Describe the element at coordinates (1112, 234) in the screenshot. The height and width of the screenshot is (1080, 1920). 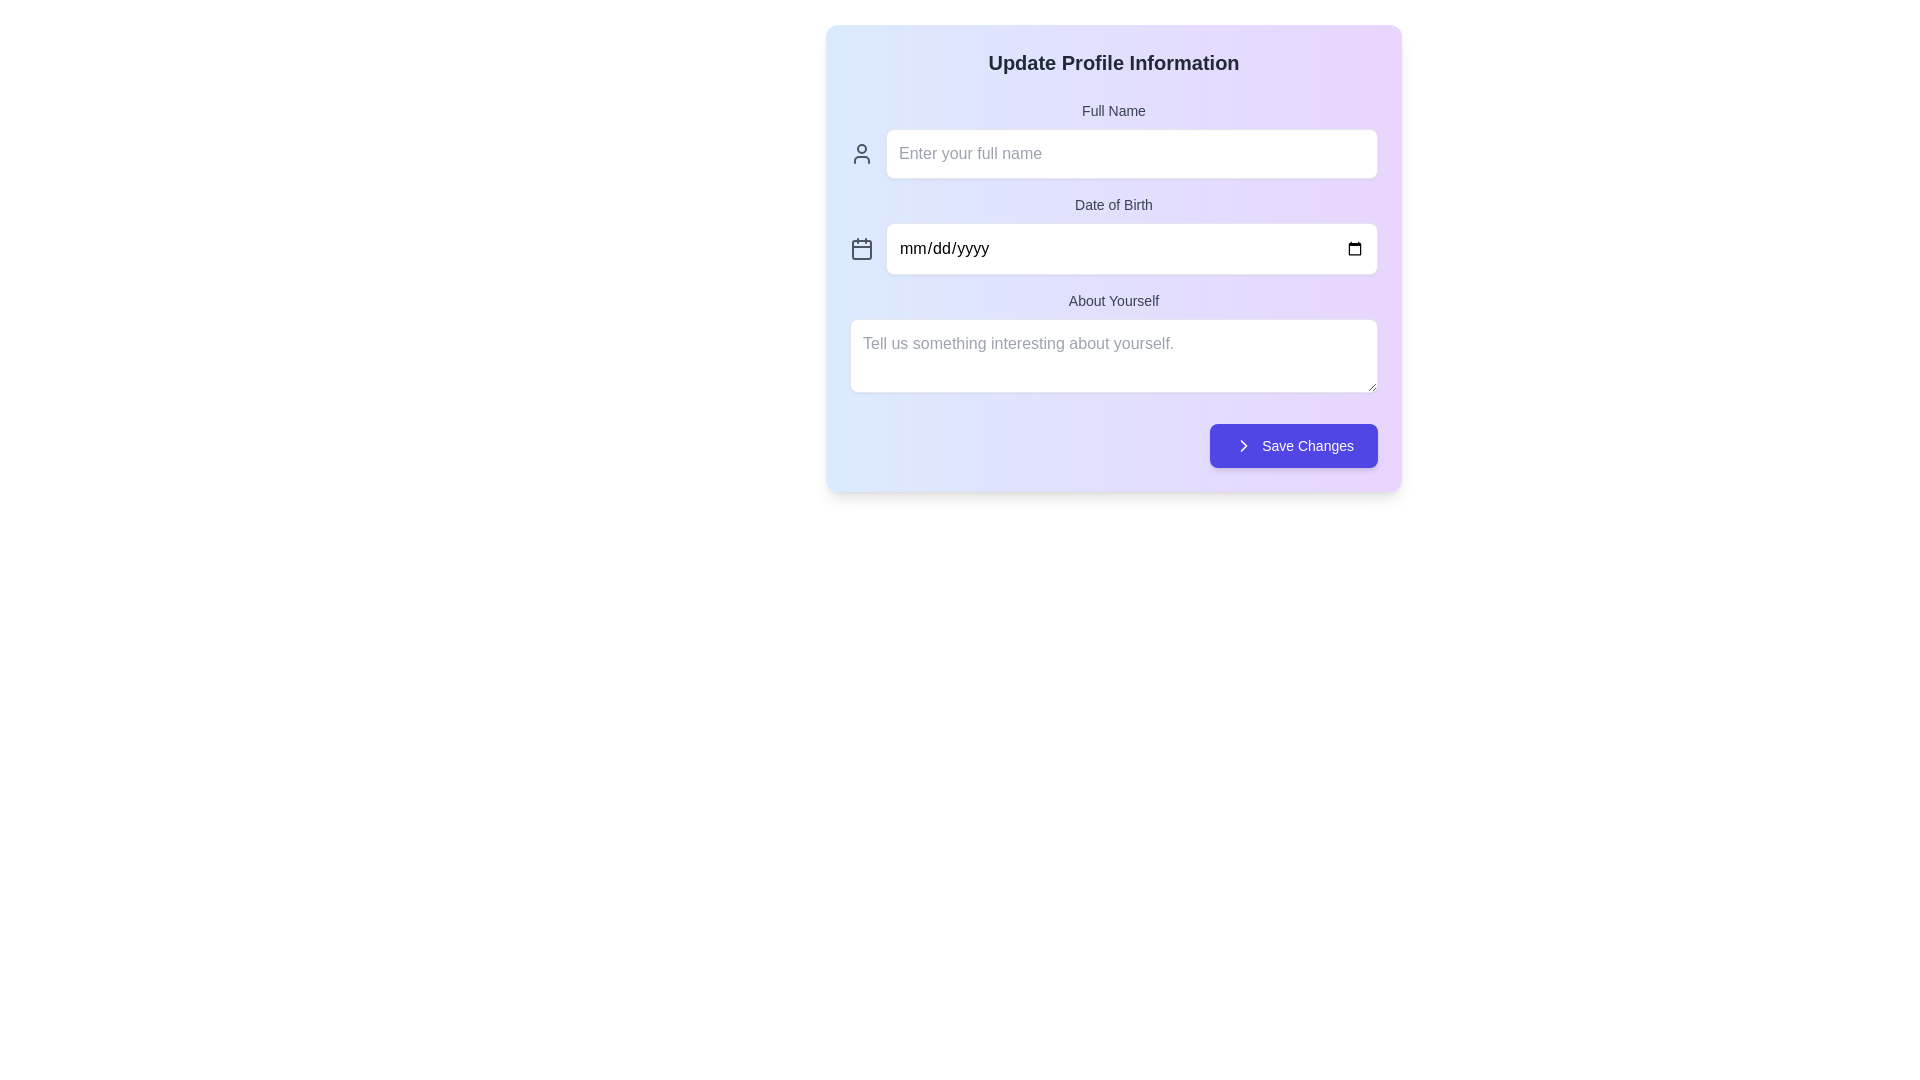
I see `the date input field located below the 'Full Name' field in the 'Update Profile Information' form` at that location.